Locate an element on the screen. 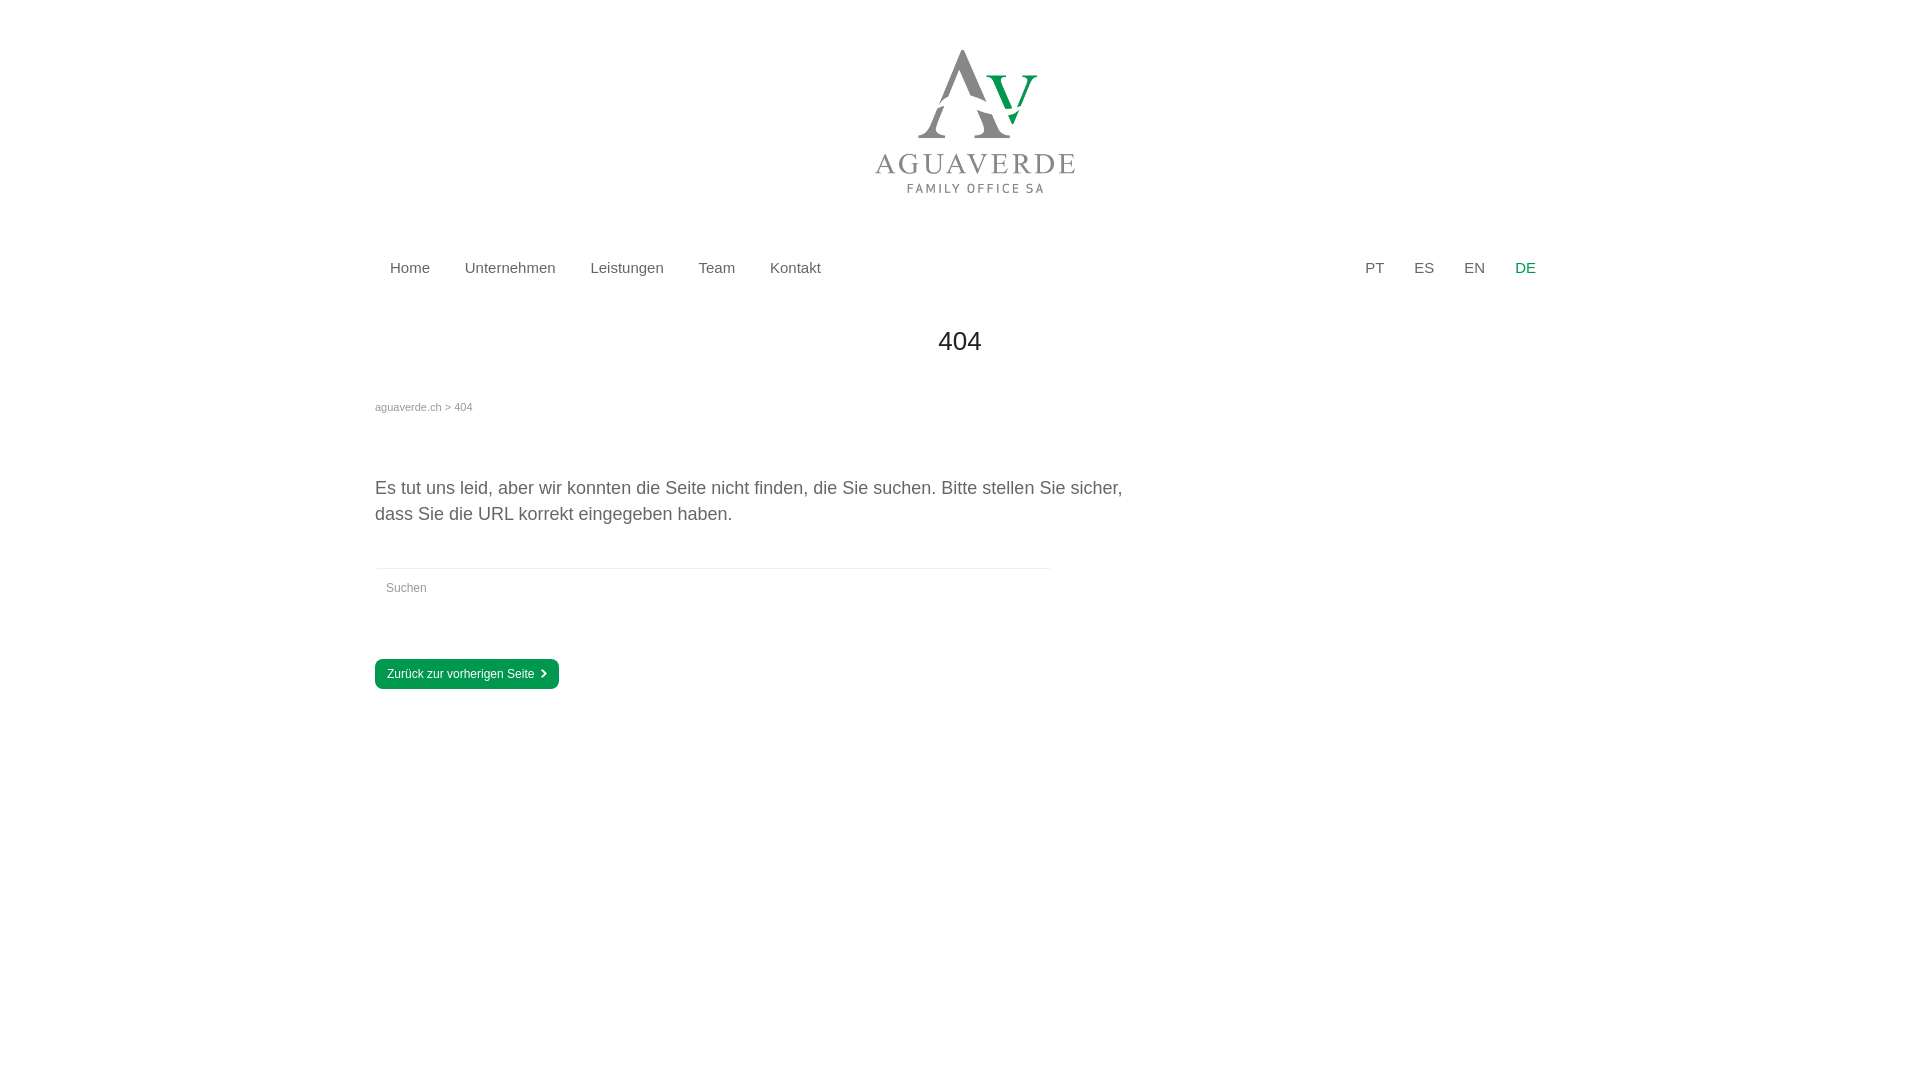 The image size is (1920, 1080). 'DE' is located at coordinates (1515, 266).